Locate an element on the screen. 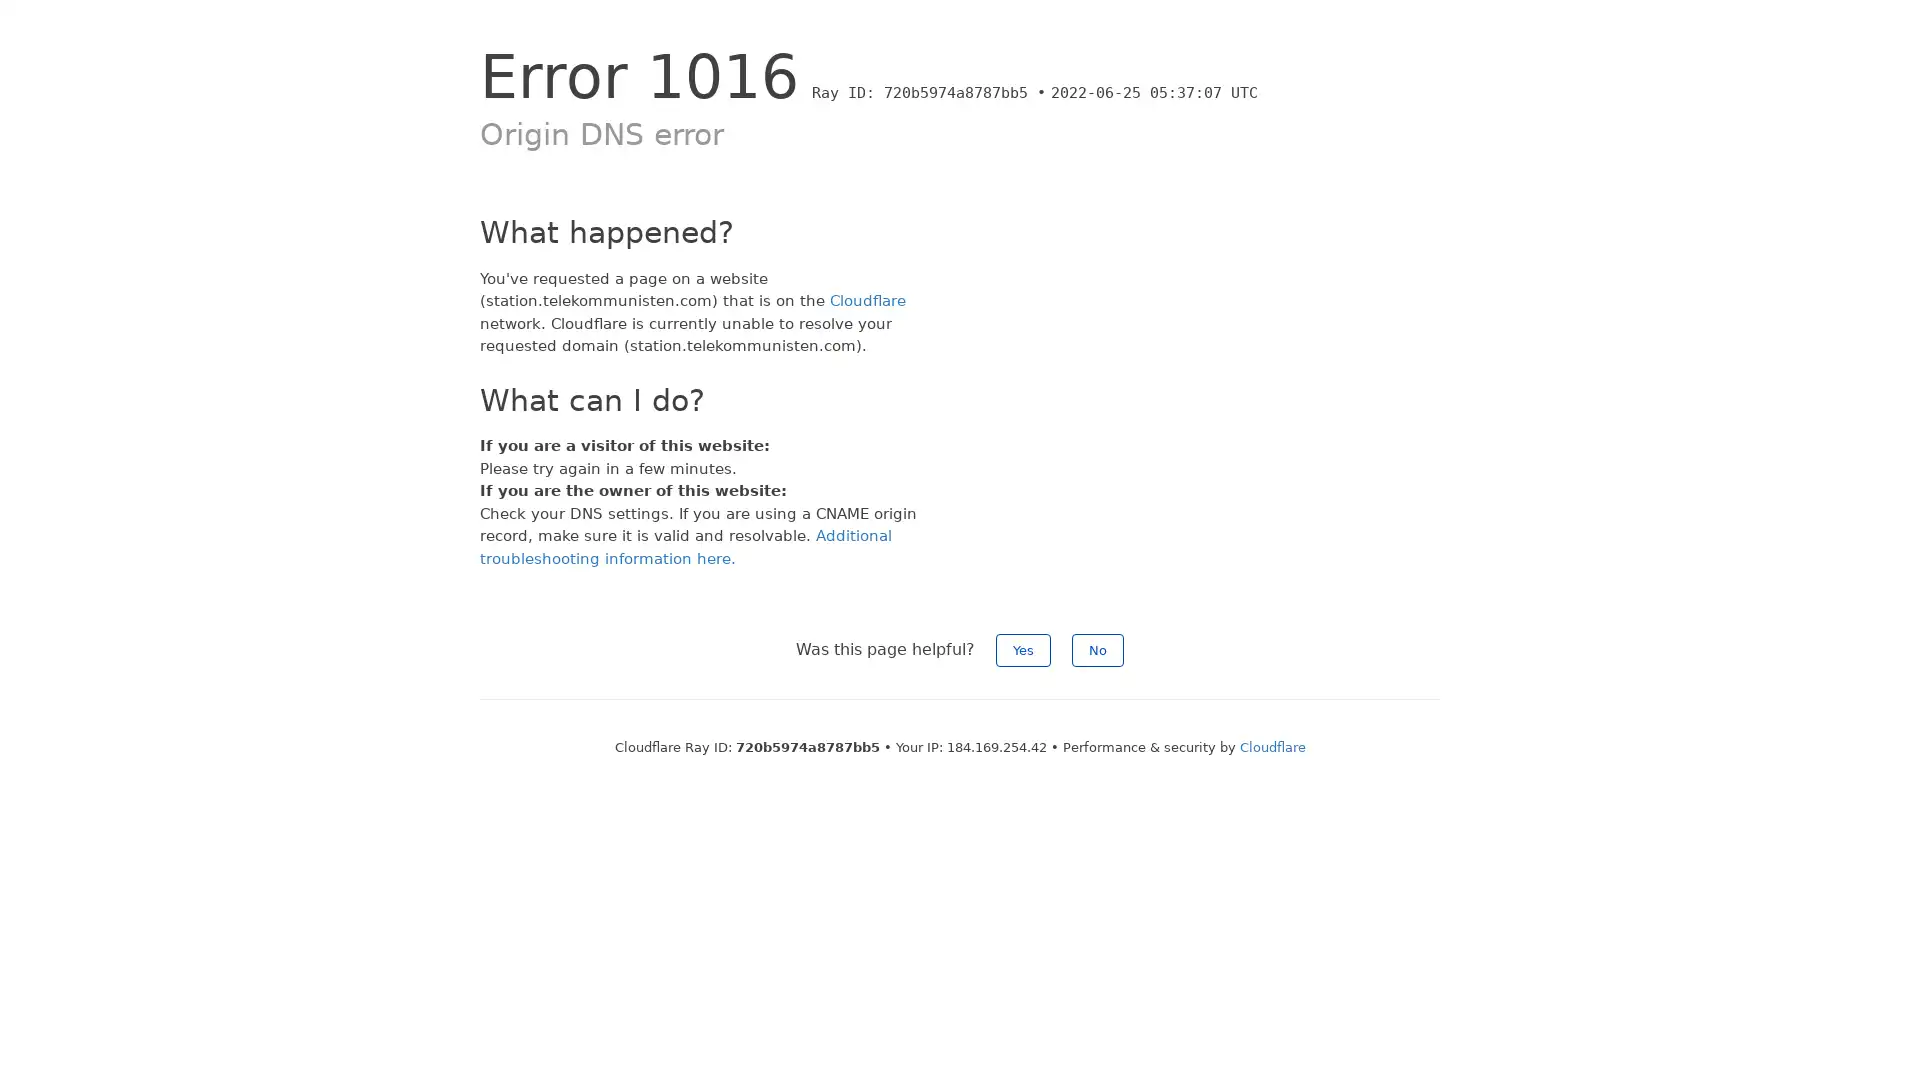  Yes is located at coordinates (1023, 650).